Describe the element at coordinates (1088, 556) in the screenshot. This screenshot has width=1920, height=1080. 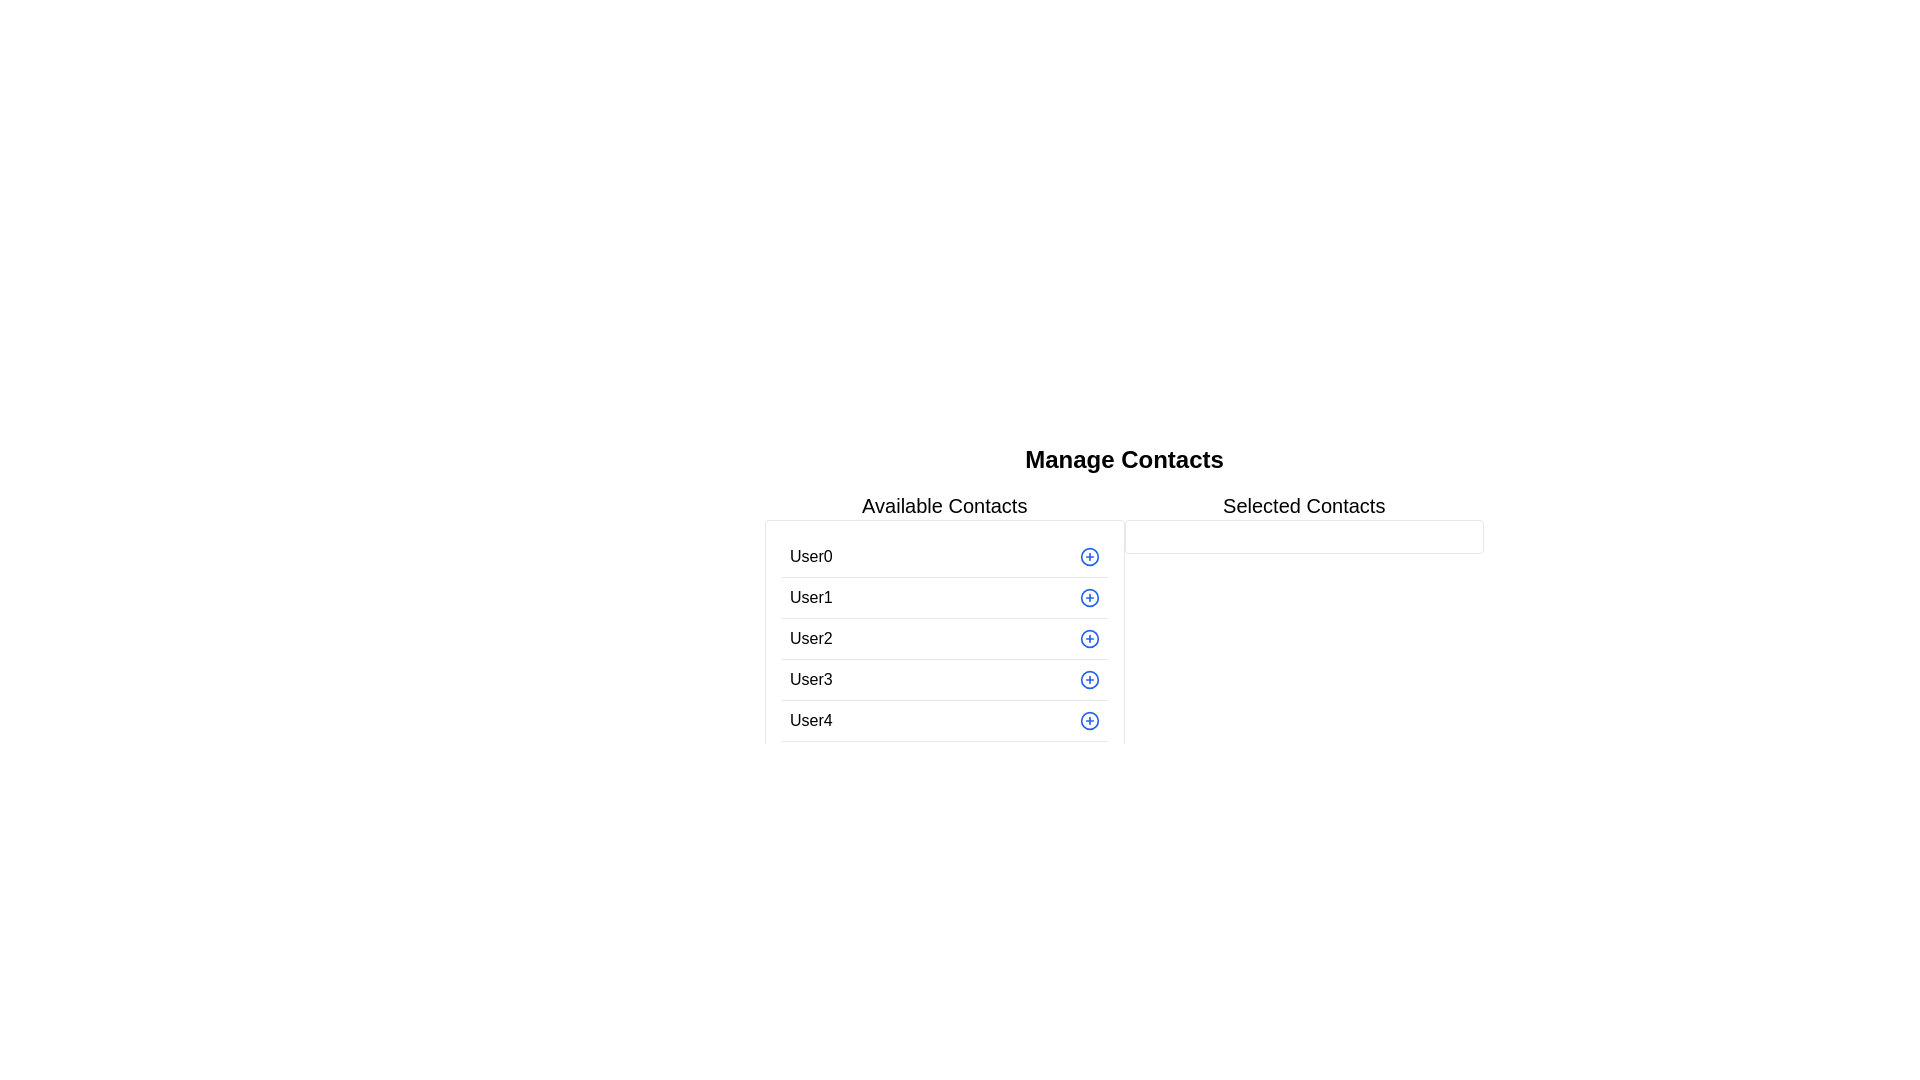
I see `the circular icon with a blue border and a plus sign, located immediately to the right of 'User0' in the 'Available Contacts' column` at that location.